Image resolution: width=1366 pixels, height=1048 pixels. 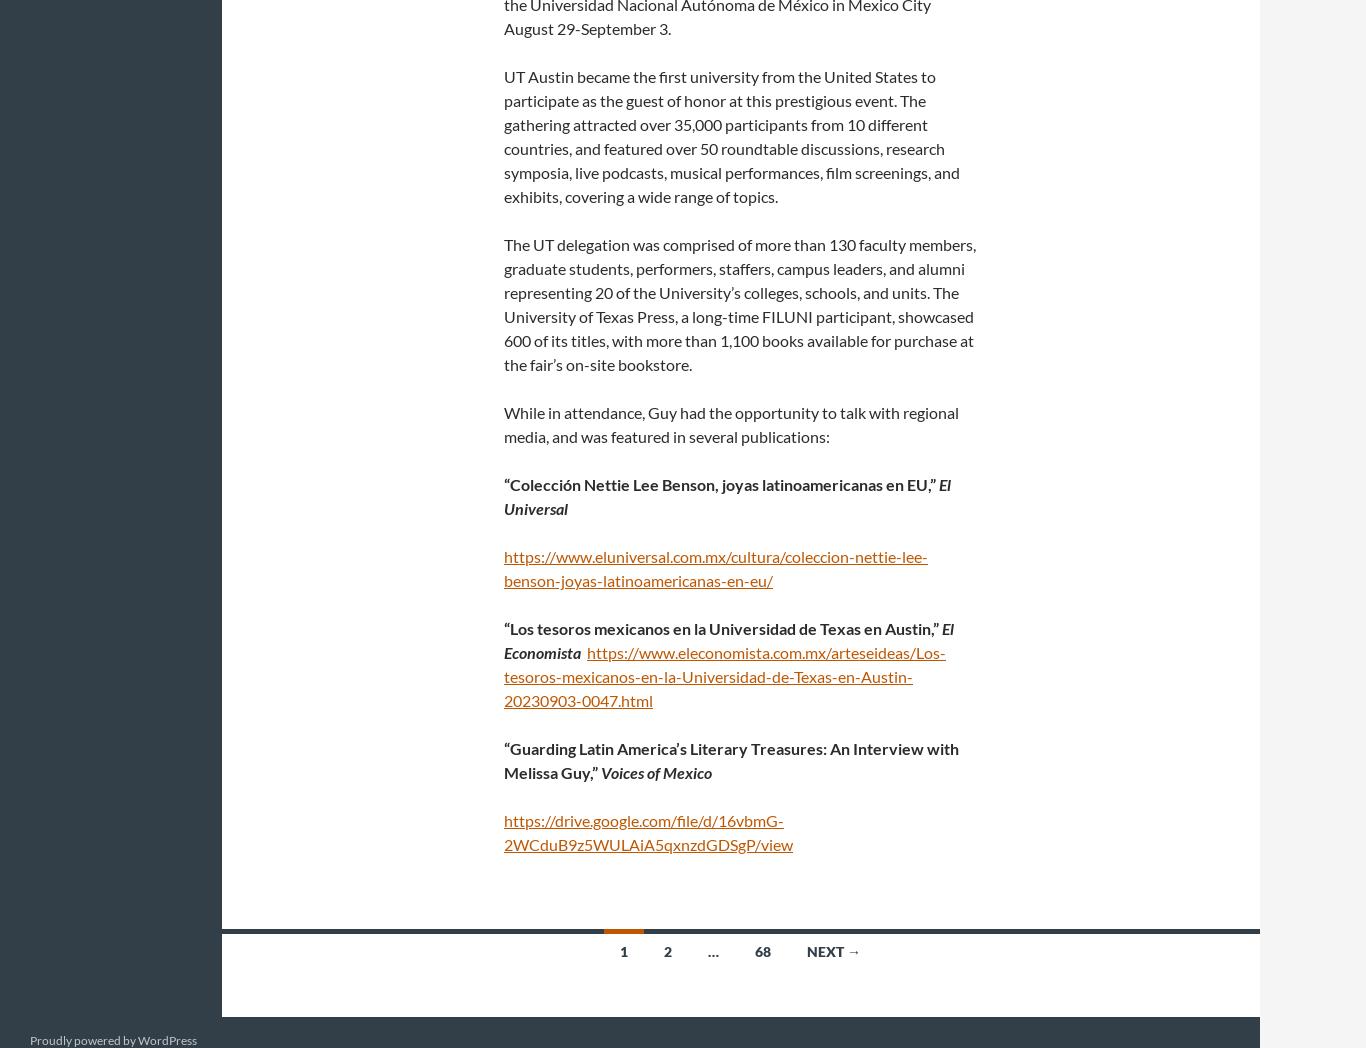 What do you see at coordinates (721, 484) in the screenshot?
I see `'“Colección Nettie Lee Benson, joyas latinoamericanas en EU,”'` at bounding box center [721, 484].